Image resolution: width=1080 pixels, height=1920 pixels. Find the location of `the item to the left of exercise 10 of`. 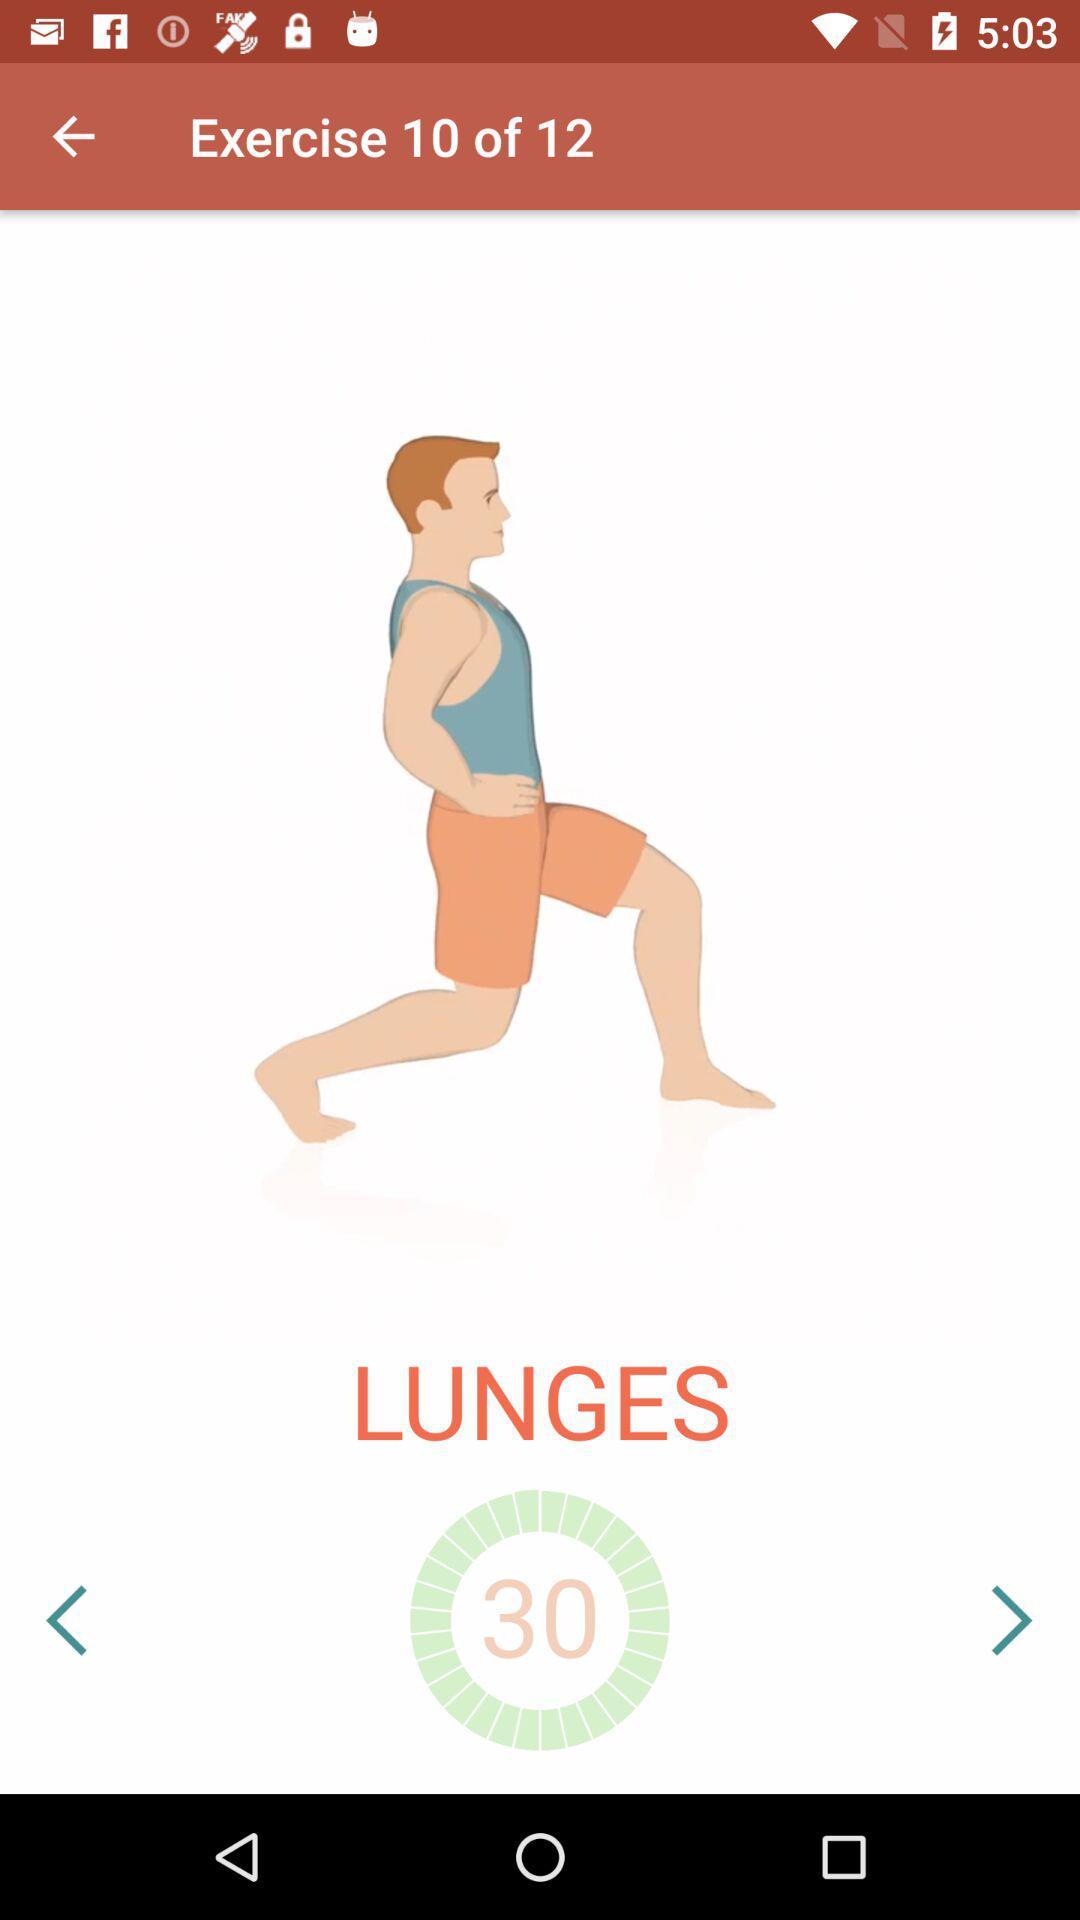

the item to the left of exercise 10 of is located at coordinates (72, 135).